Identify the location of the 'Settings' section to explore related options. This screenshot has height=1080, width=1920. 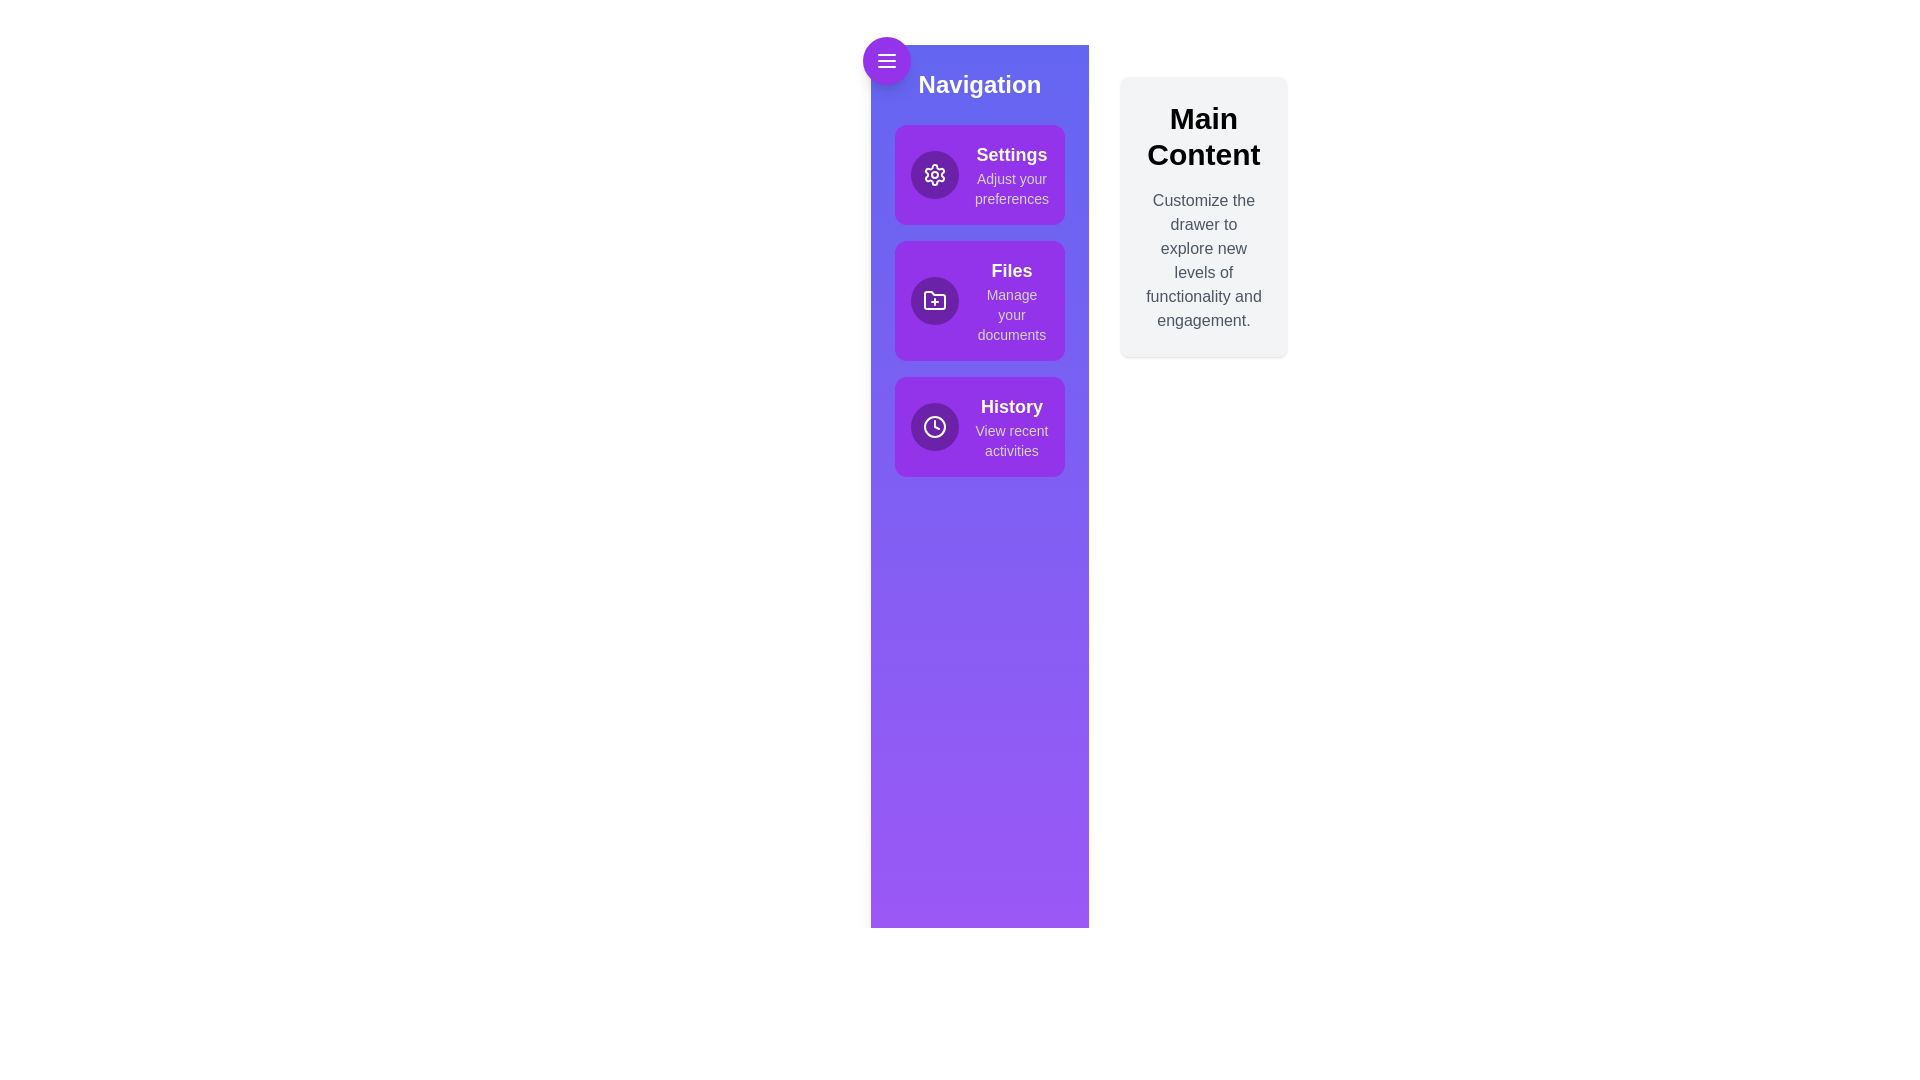
(979, 173).